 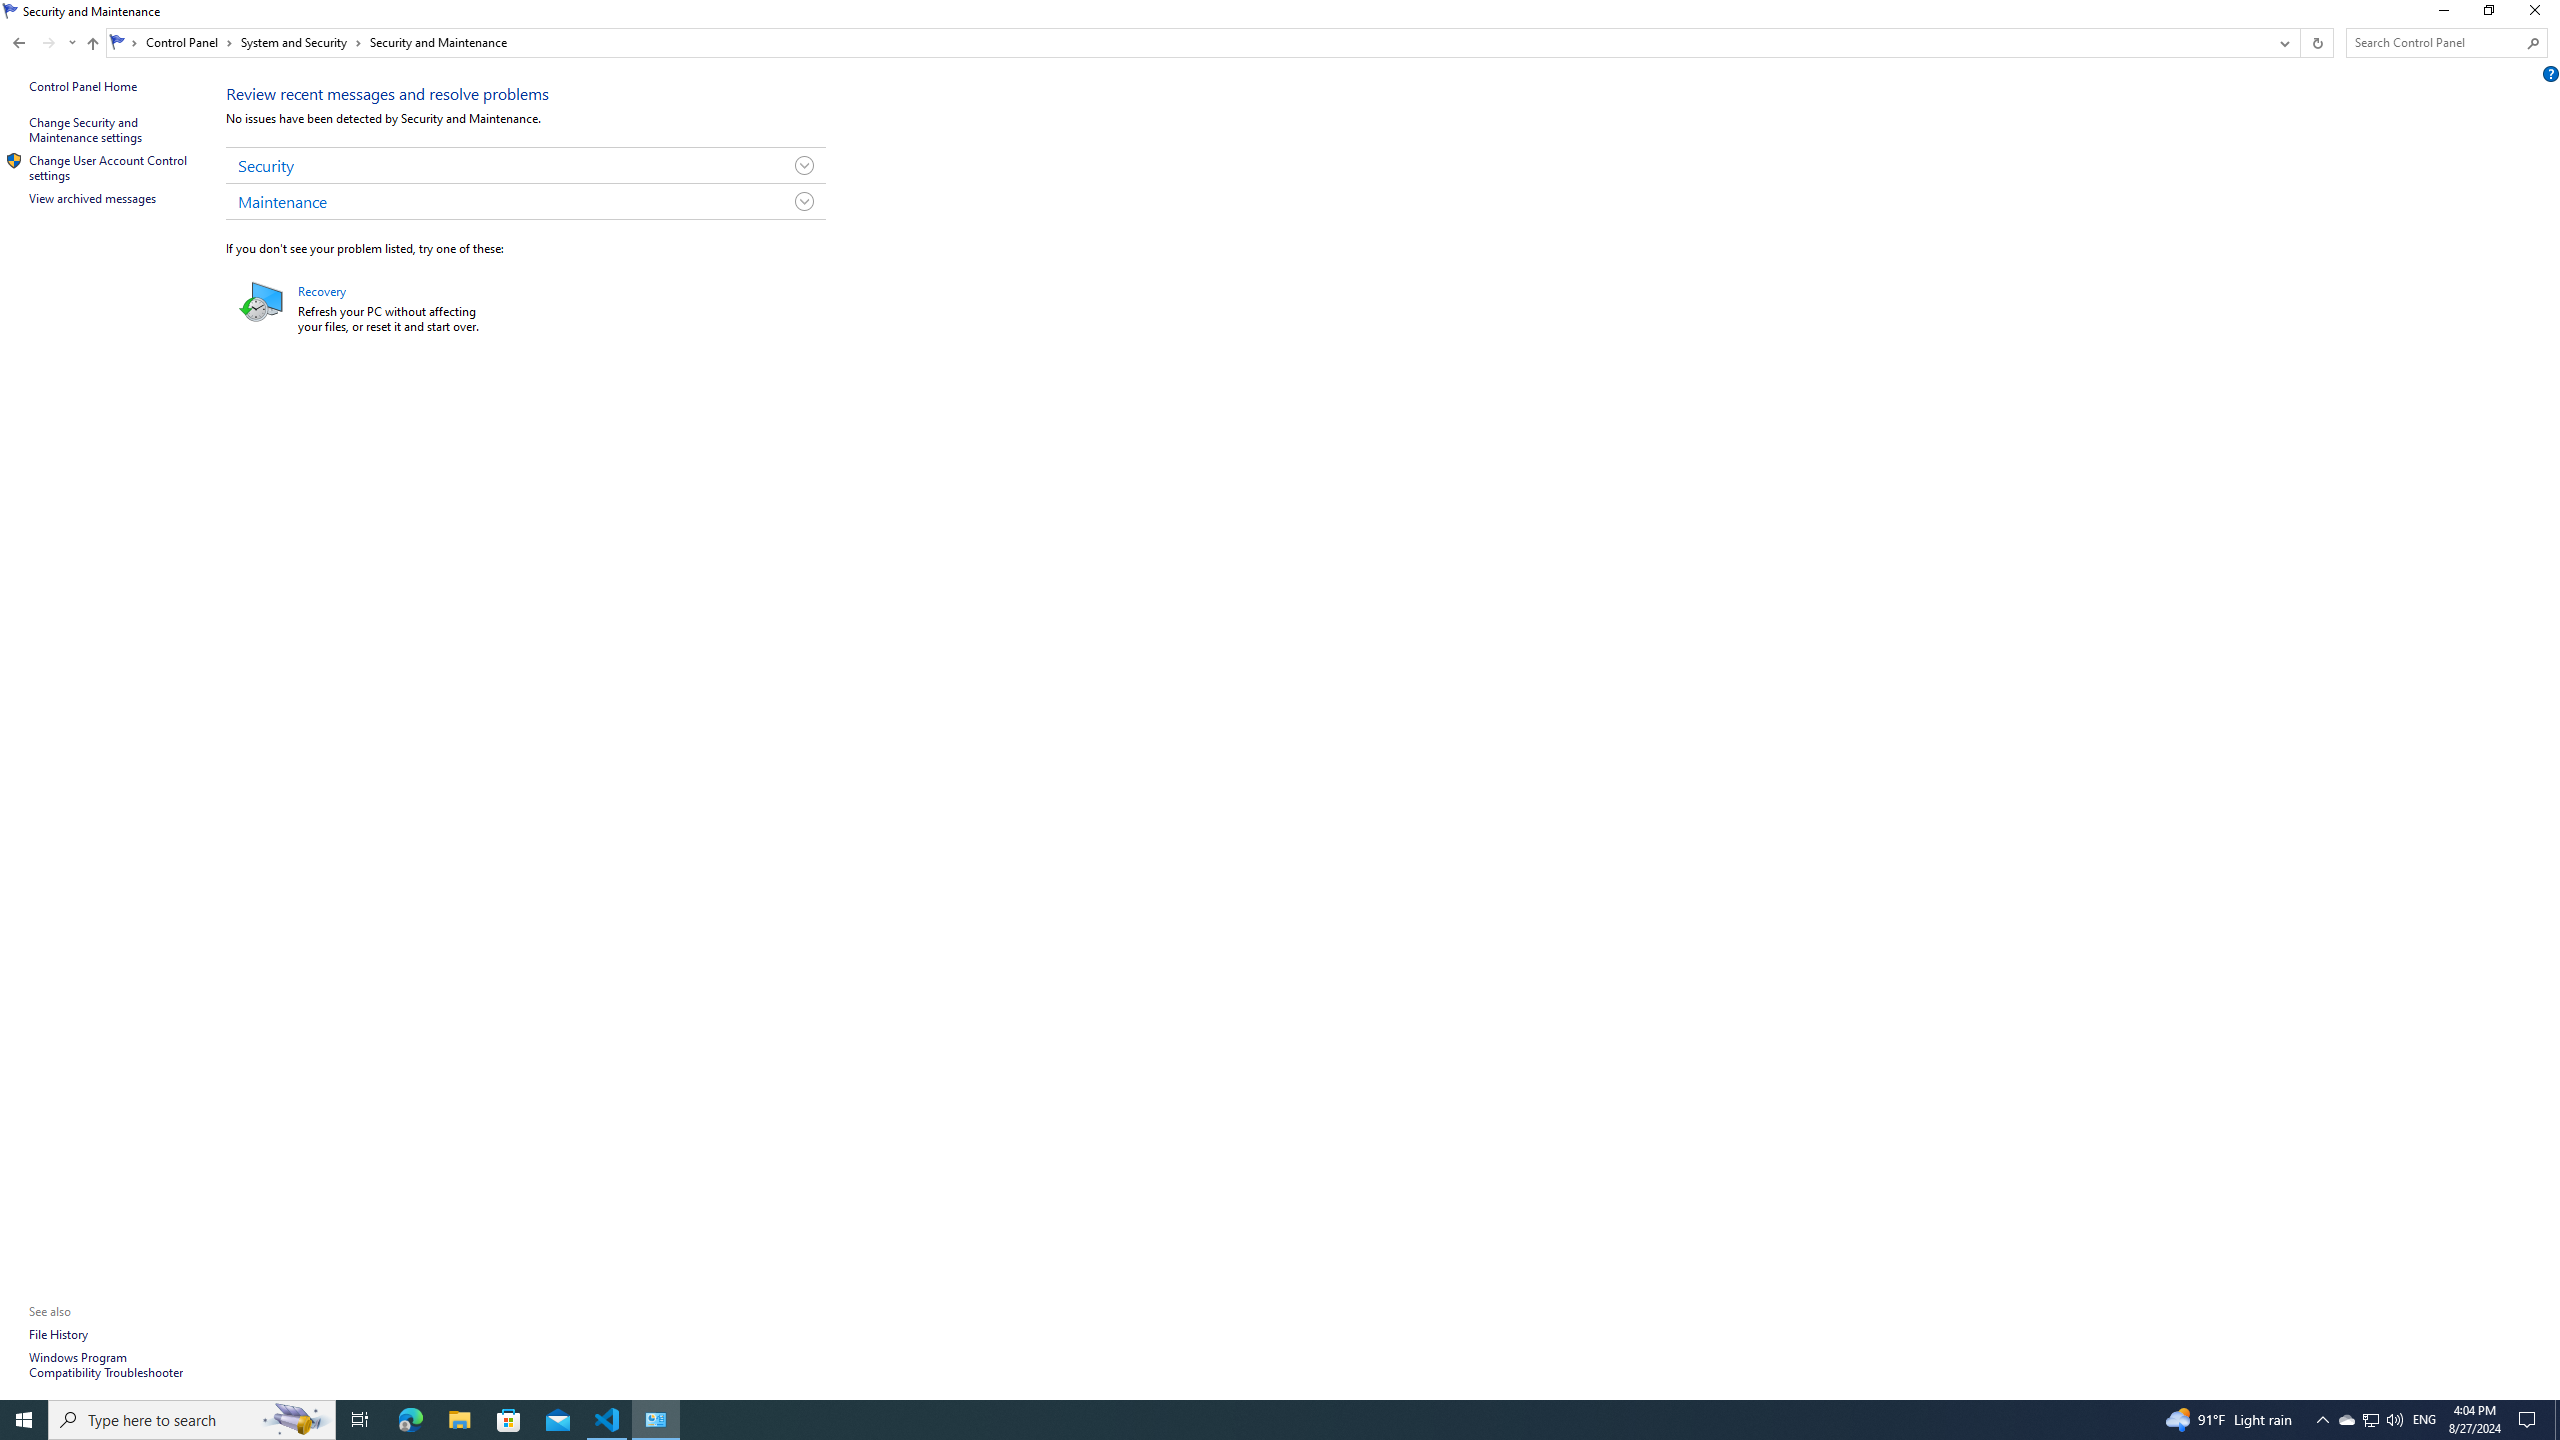 I want to click on 'Up to "System and Security" (Alt + Up Arrow)', so click(x=93, y=42).